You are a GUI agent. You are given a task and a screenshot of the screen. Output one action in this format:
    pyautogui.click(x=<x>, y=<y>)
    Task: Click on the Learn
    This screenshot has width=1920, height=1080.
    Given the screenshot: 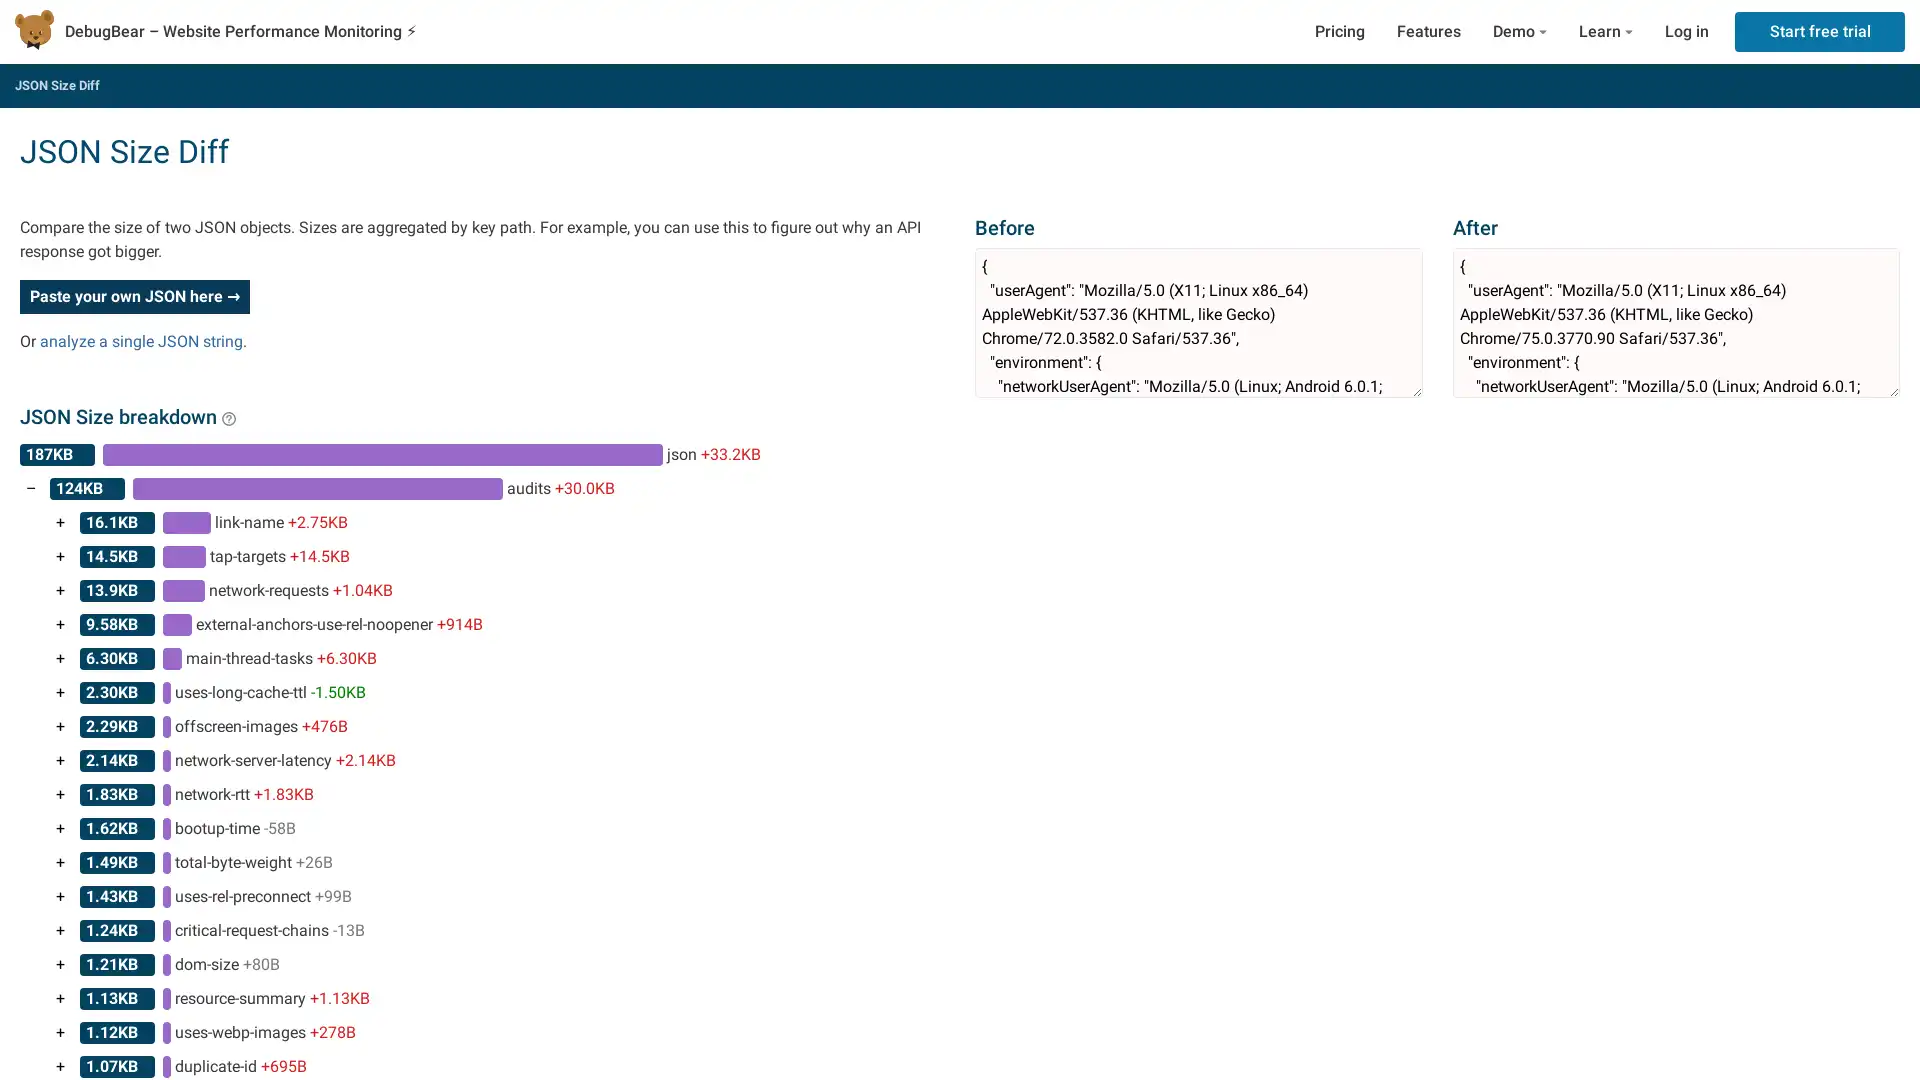 What is the action you would take?
    pyautogui.click(x=1606, y=31)
    